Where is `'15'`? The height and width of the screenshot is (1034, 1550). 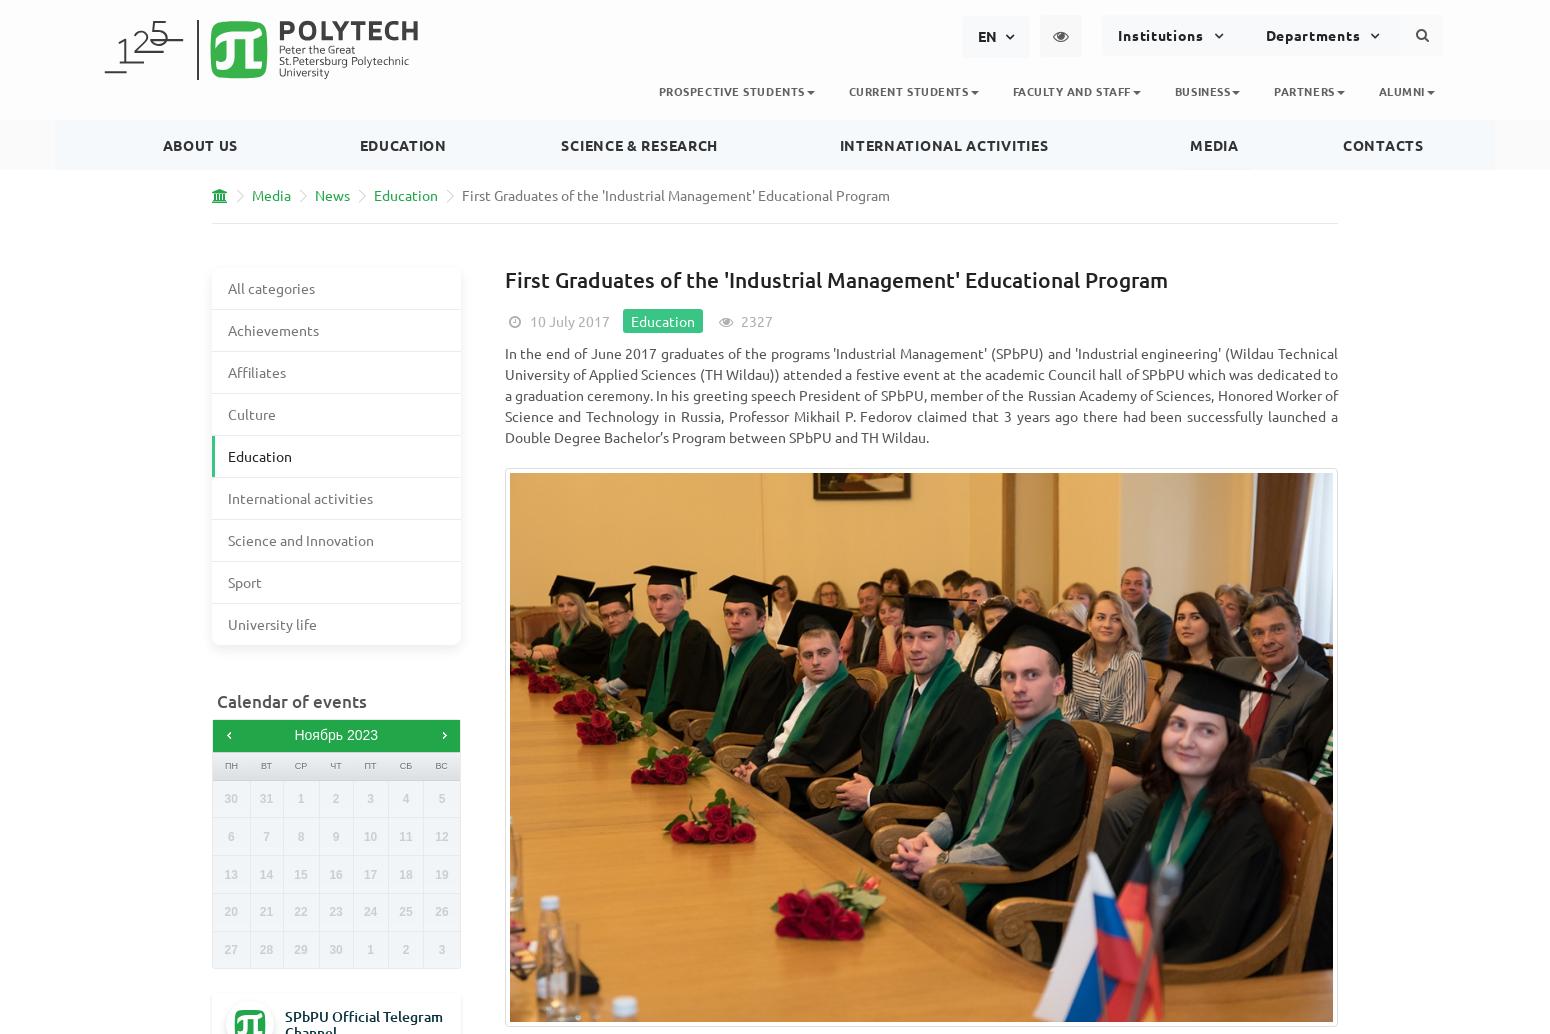 '15' is located at coordinates (300, 873).